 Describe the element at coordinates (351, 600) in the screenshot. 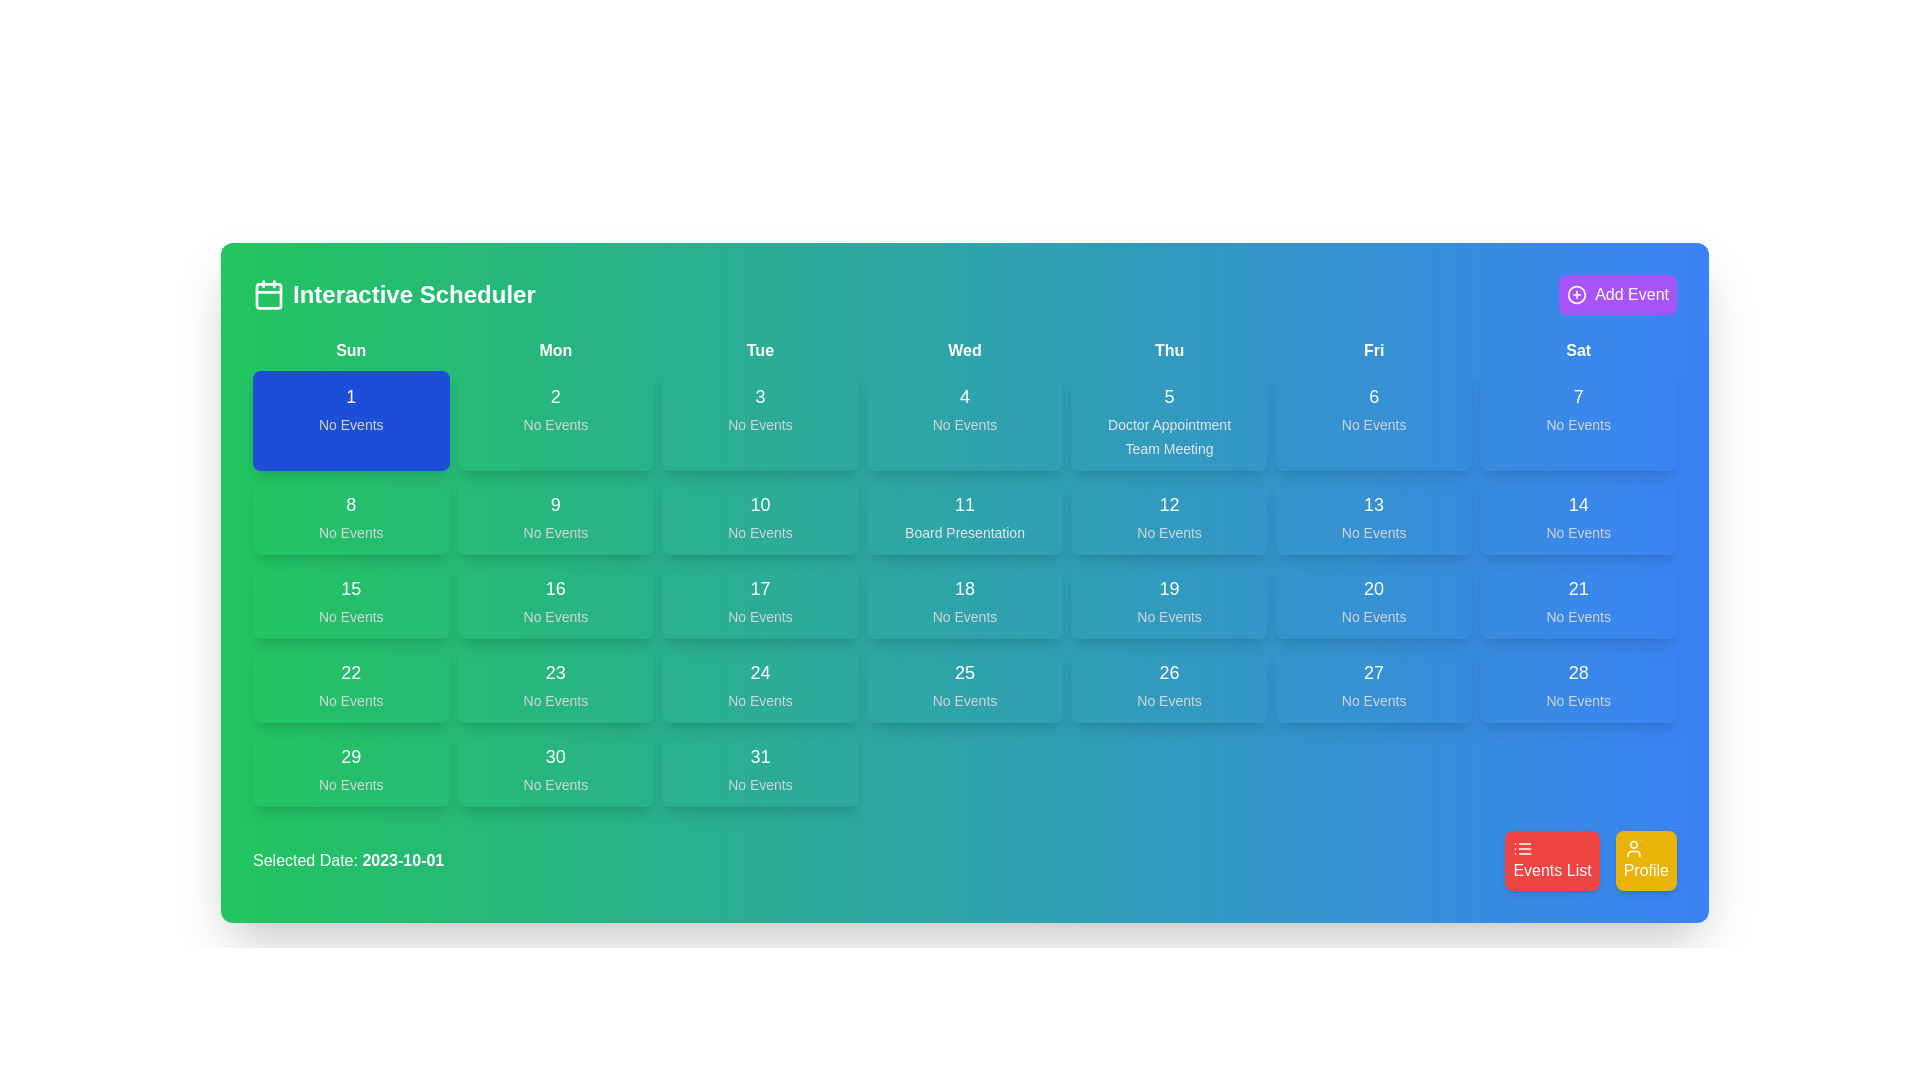

I see `the Day cell in the calendar grid located under the 'Sun' column, specifically in the third row and first column, which indicates no events scheduled` at that location.